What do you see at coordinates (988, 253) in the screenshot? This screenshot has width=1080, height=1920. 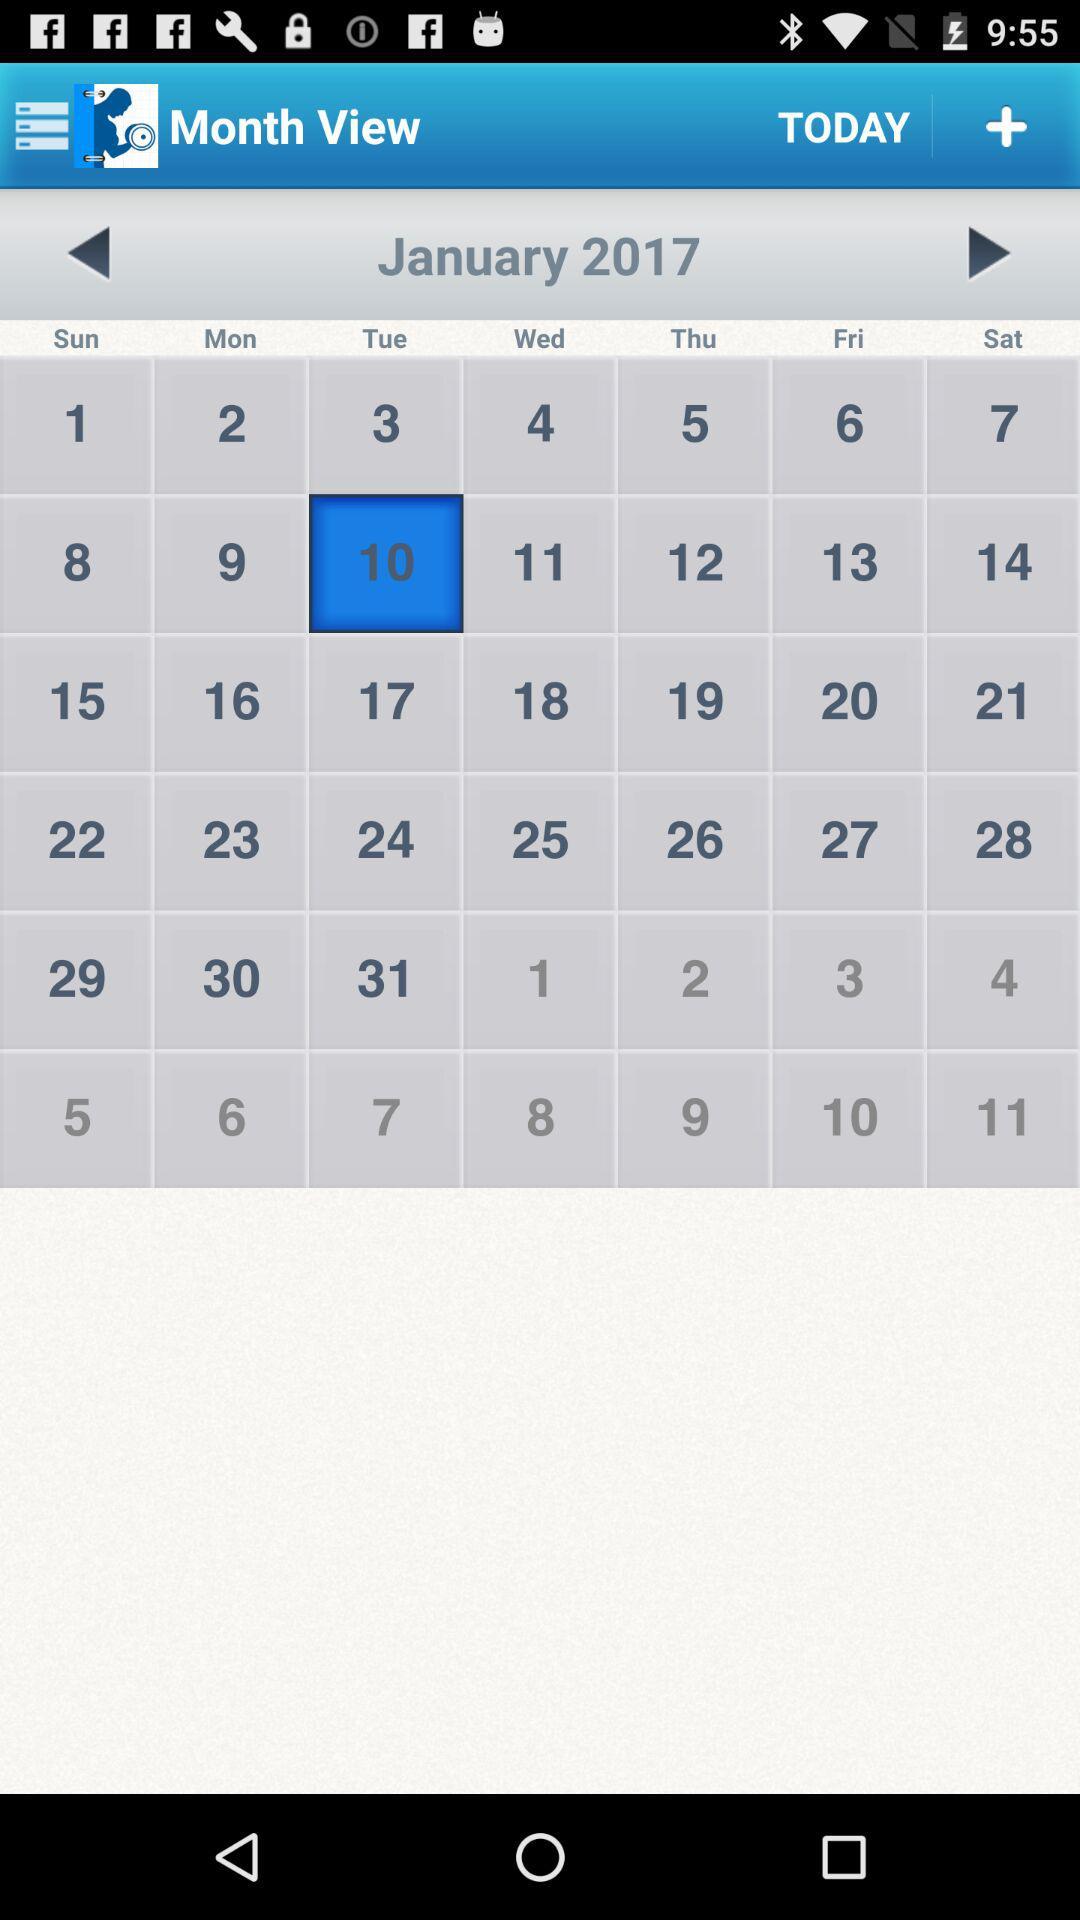 I see `item to the right of the thu item` at bounding box center [988, 253].